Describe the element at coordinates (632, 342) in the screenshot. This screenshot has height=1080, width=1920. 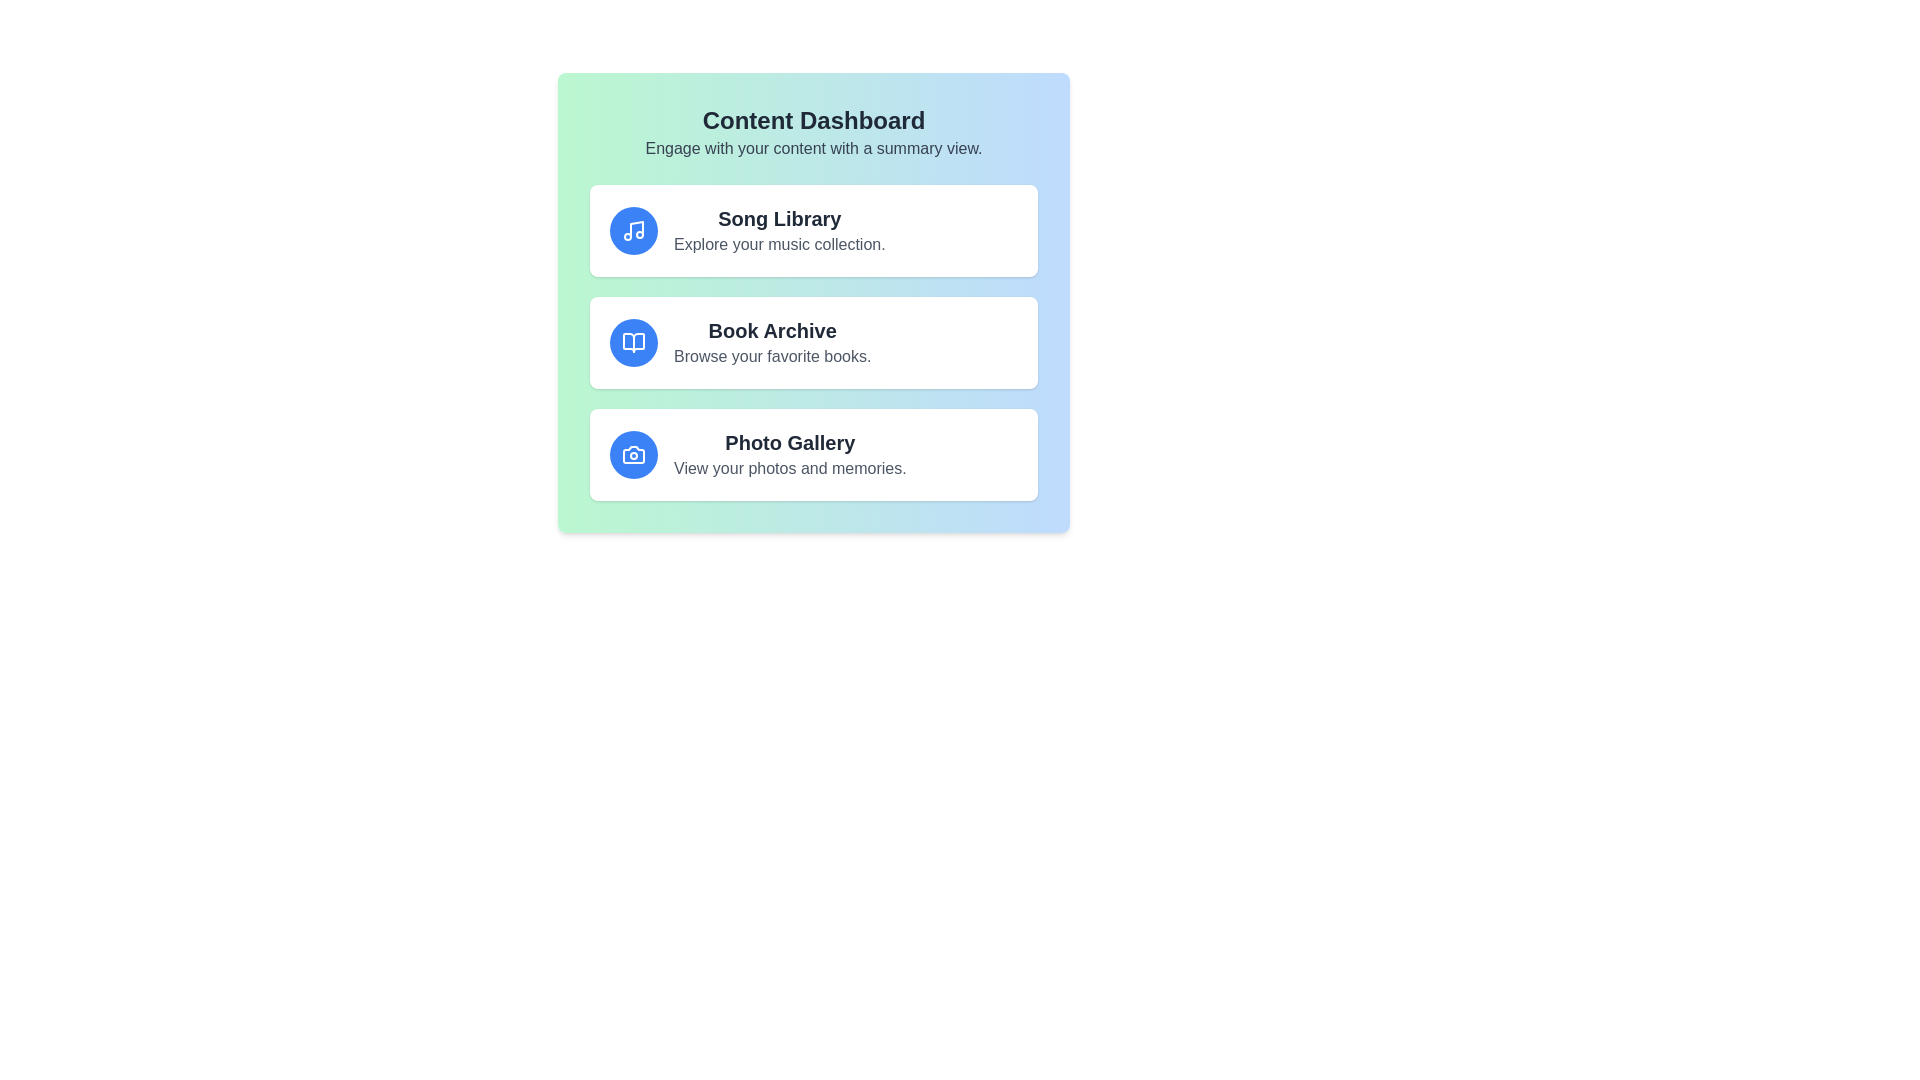
I see `the icon for Book Archive to explore its visual representation` at that location.